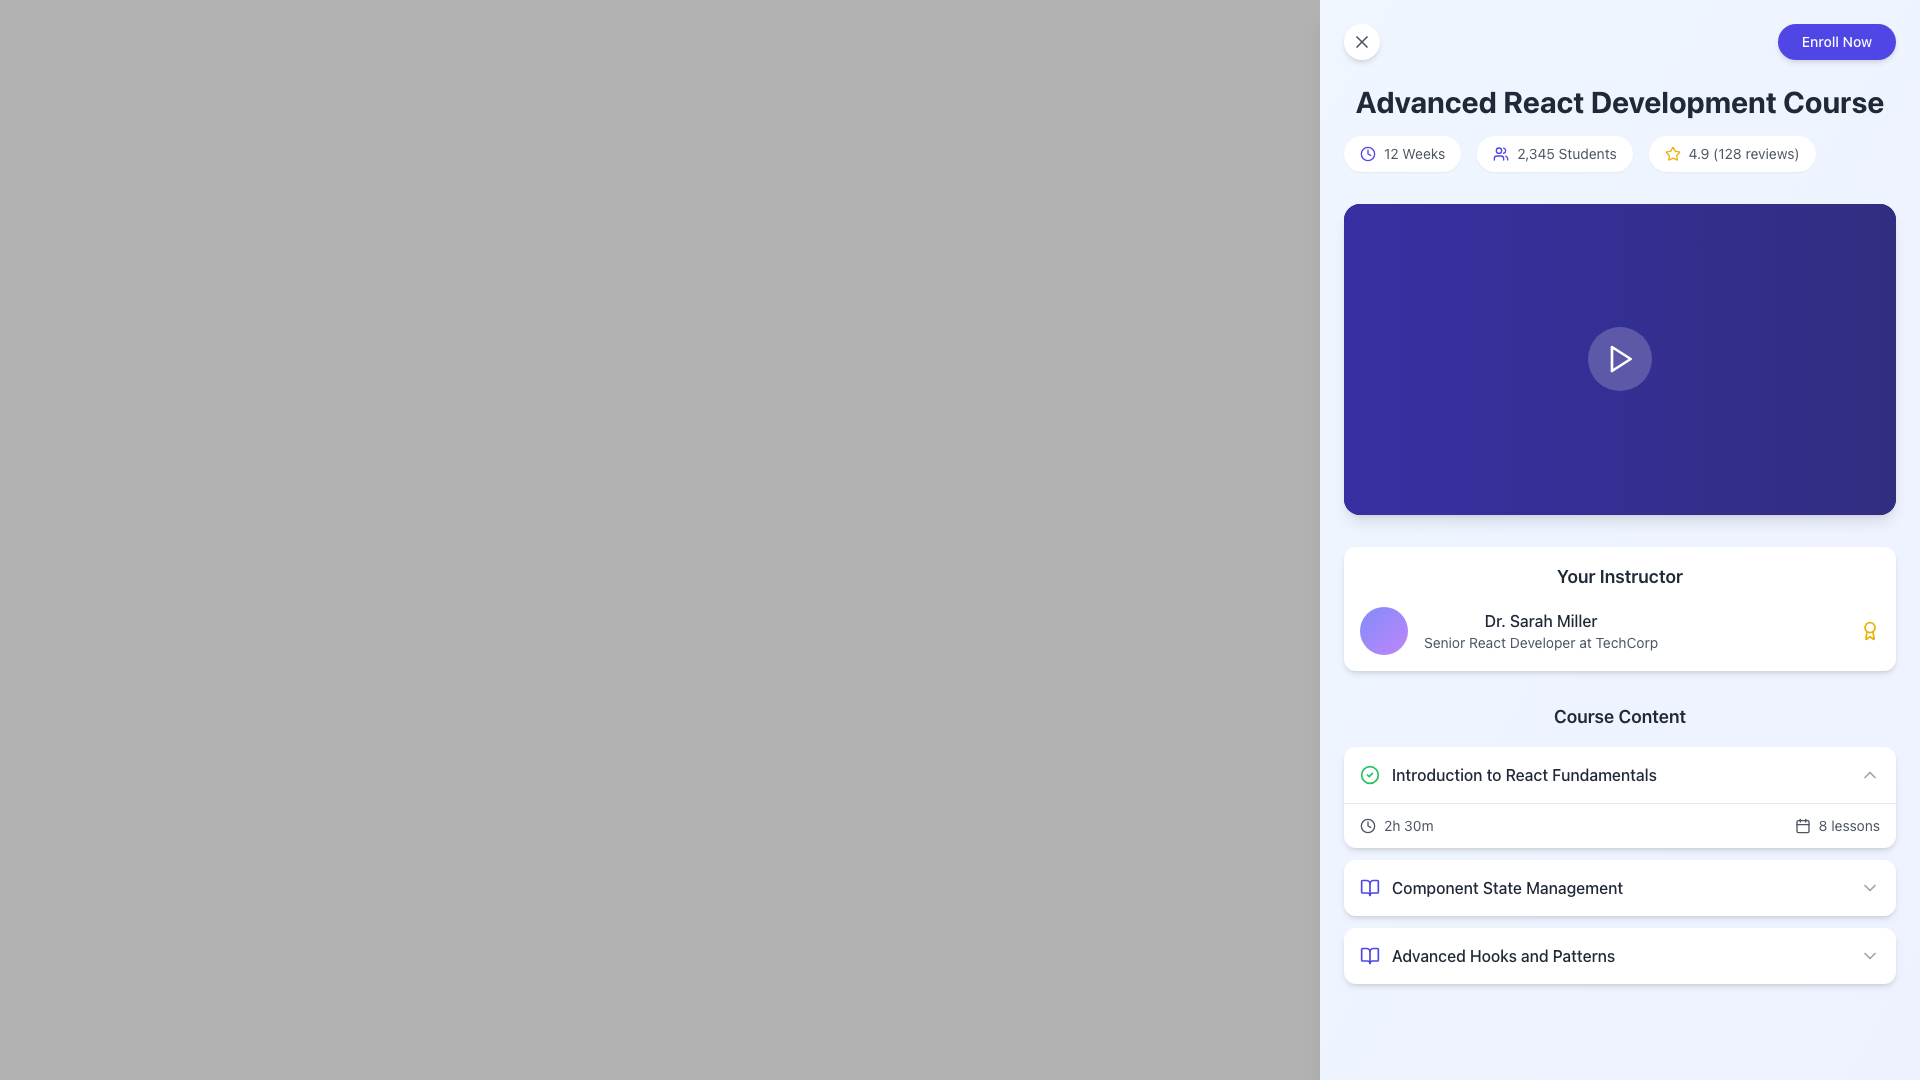 This screenshot has height=1080, width=1920. What do you see at coordinates (1368, 886) in the screenshot?
I see `the icon representing 'Component State Management'` at bounding box center [1368, 886].